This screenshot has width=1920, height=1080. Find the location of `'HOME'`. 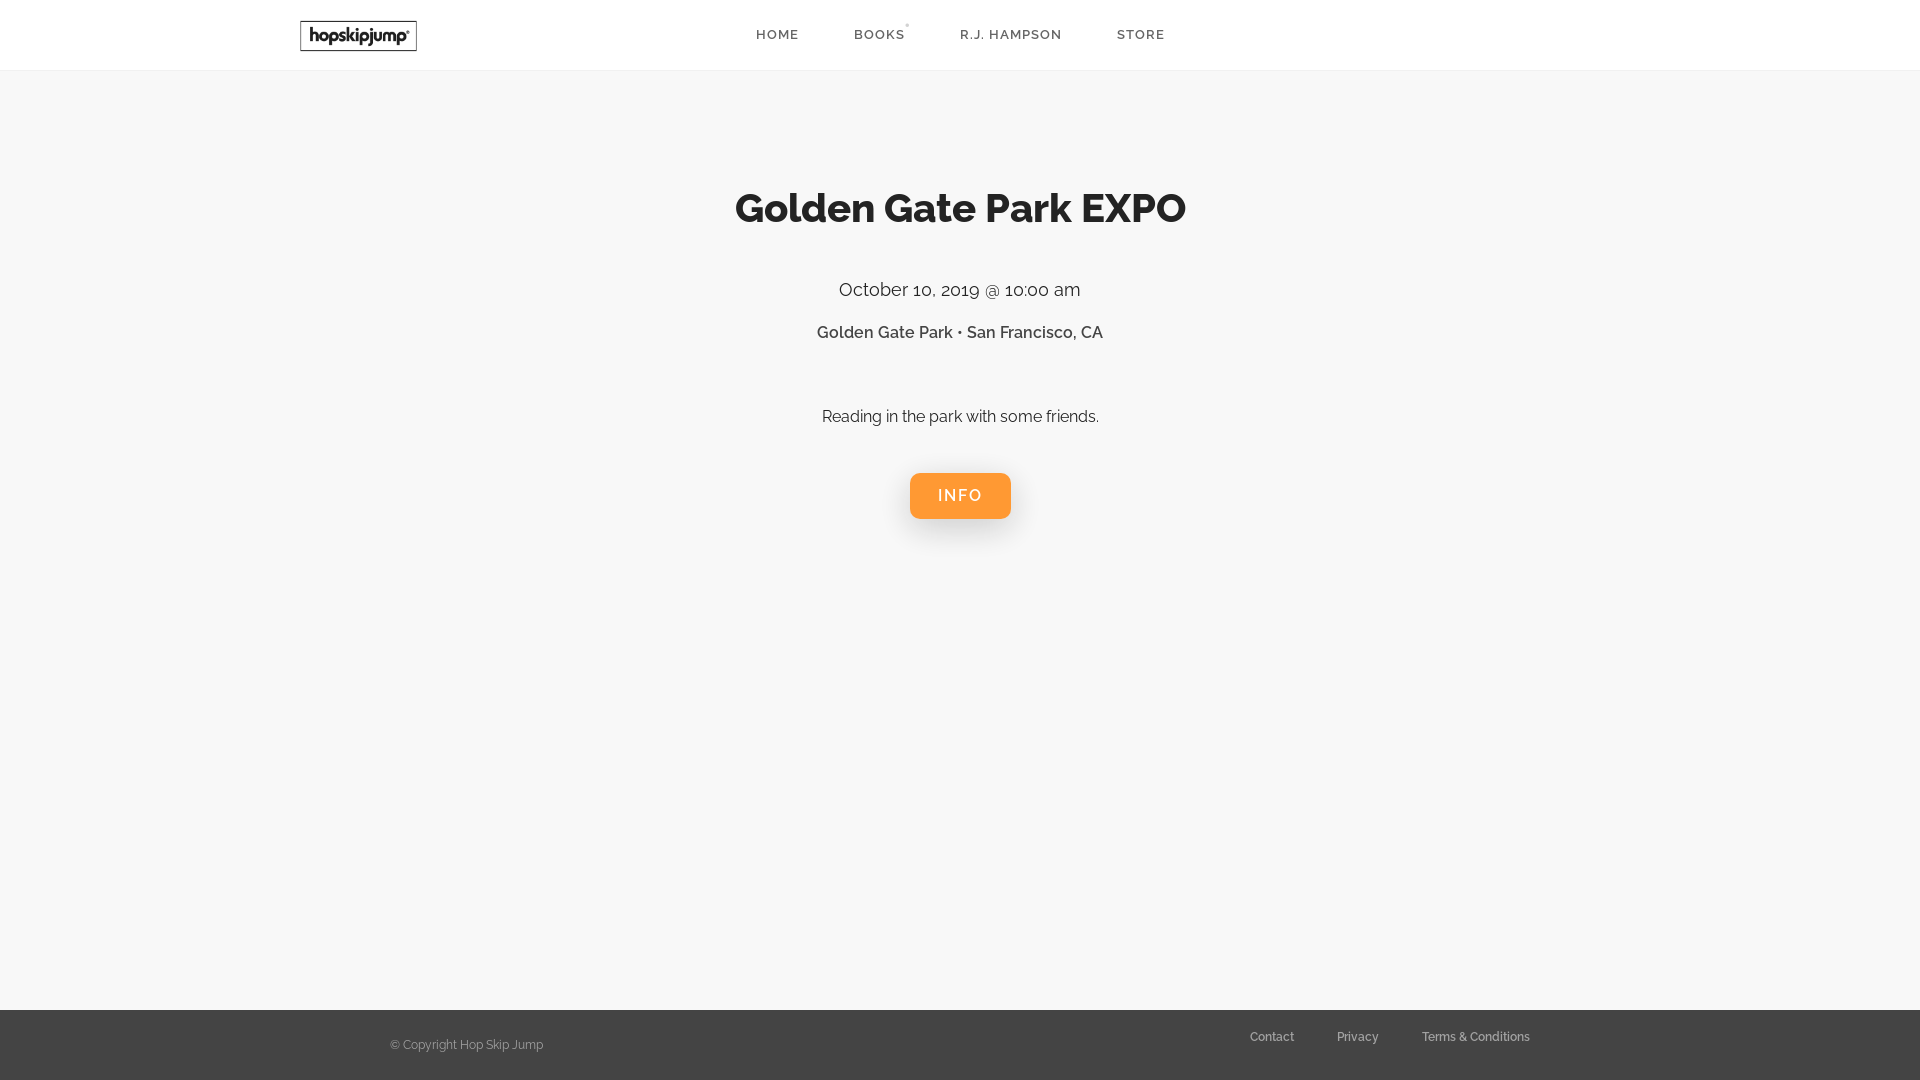

'HOME' is located at coordinates (776, 34).